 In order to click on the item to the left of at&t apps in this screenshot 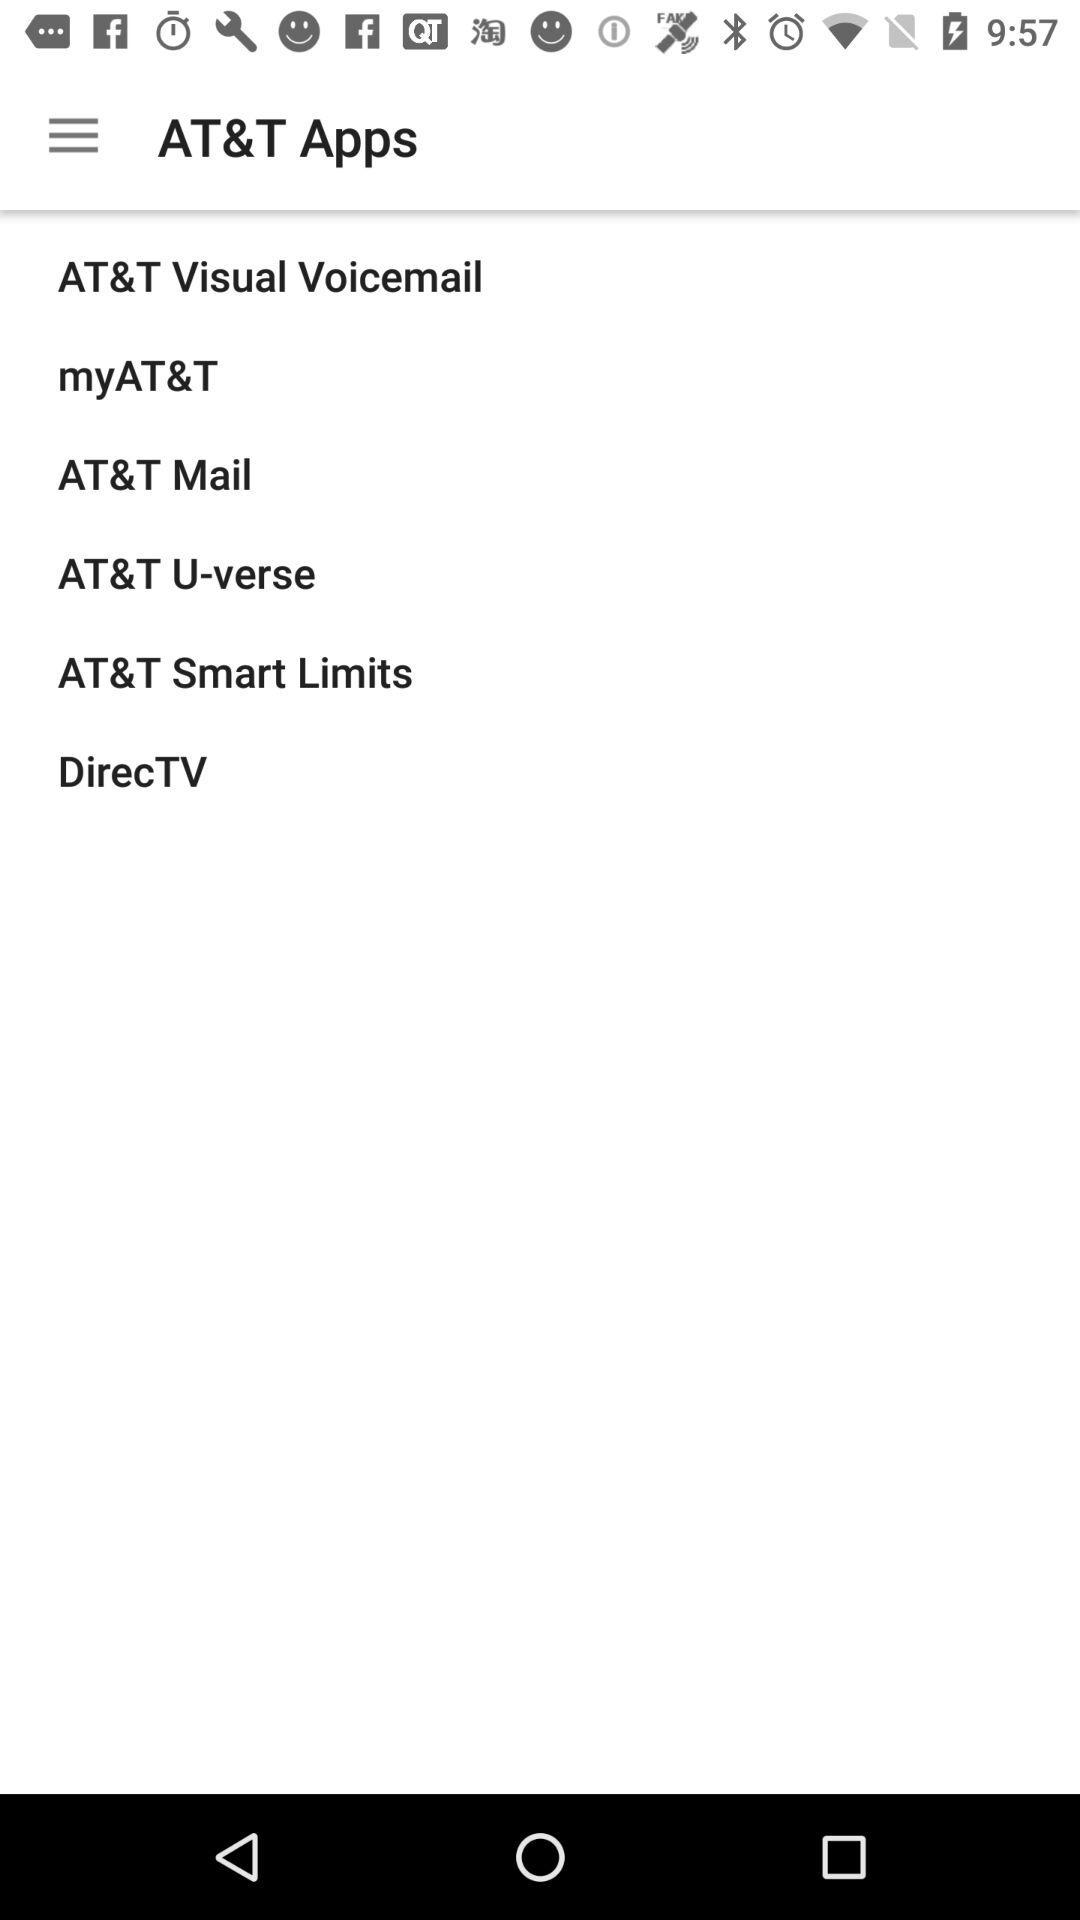, I will do `click(72, 135)`.